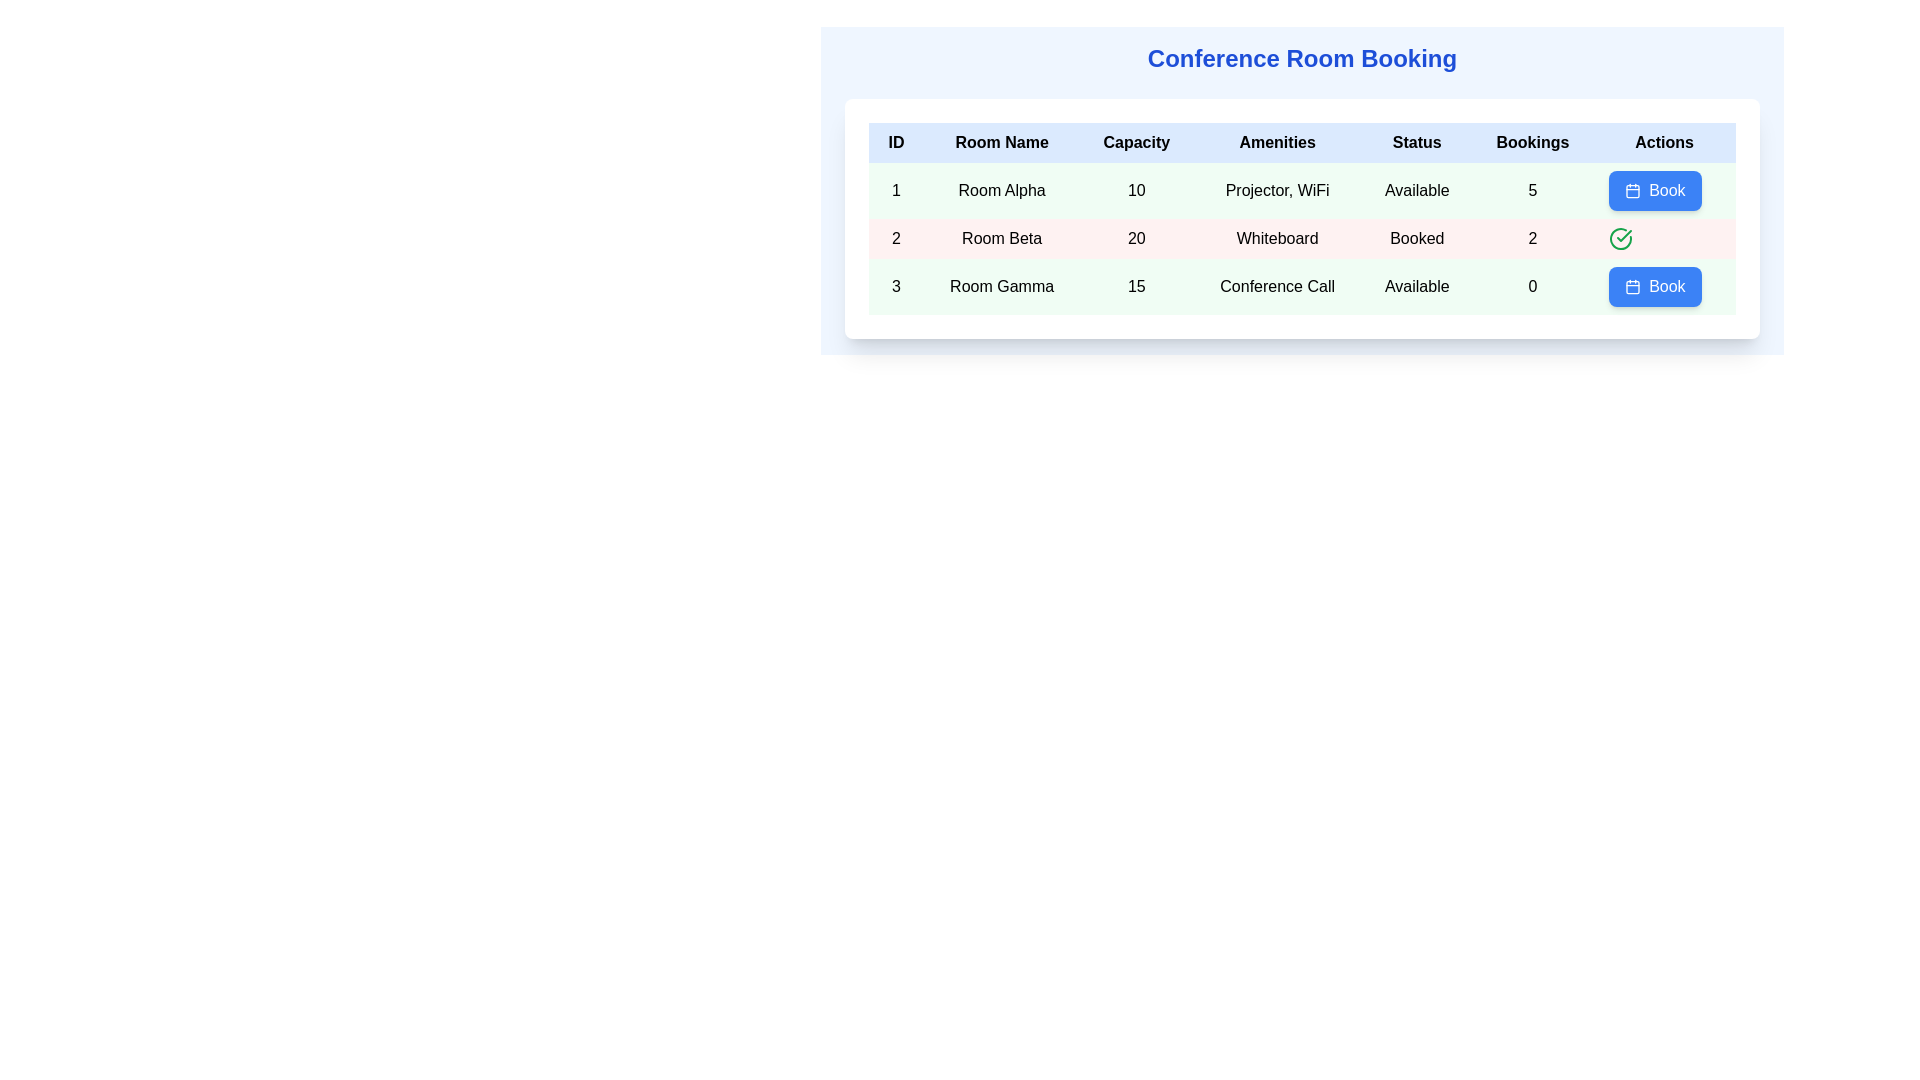  What do you see at coordinates (1531, 238) in the screenshot?
I see `numeric value '2' displayed in black text within the light red background of the Table cell located in the 'Bookings' column of the 'Room Beta' row` at bounding box center [1531, 238].